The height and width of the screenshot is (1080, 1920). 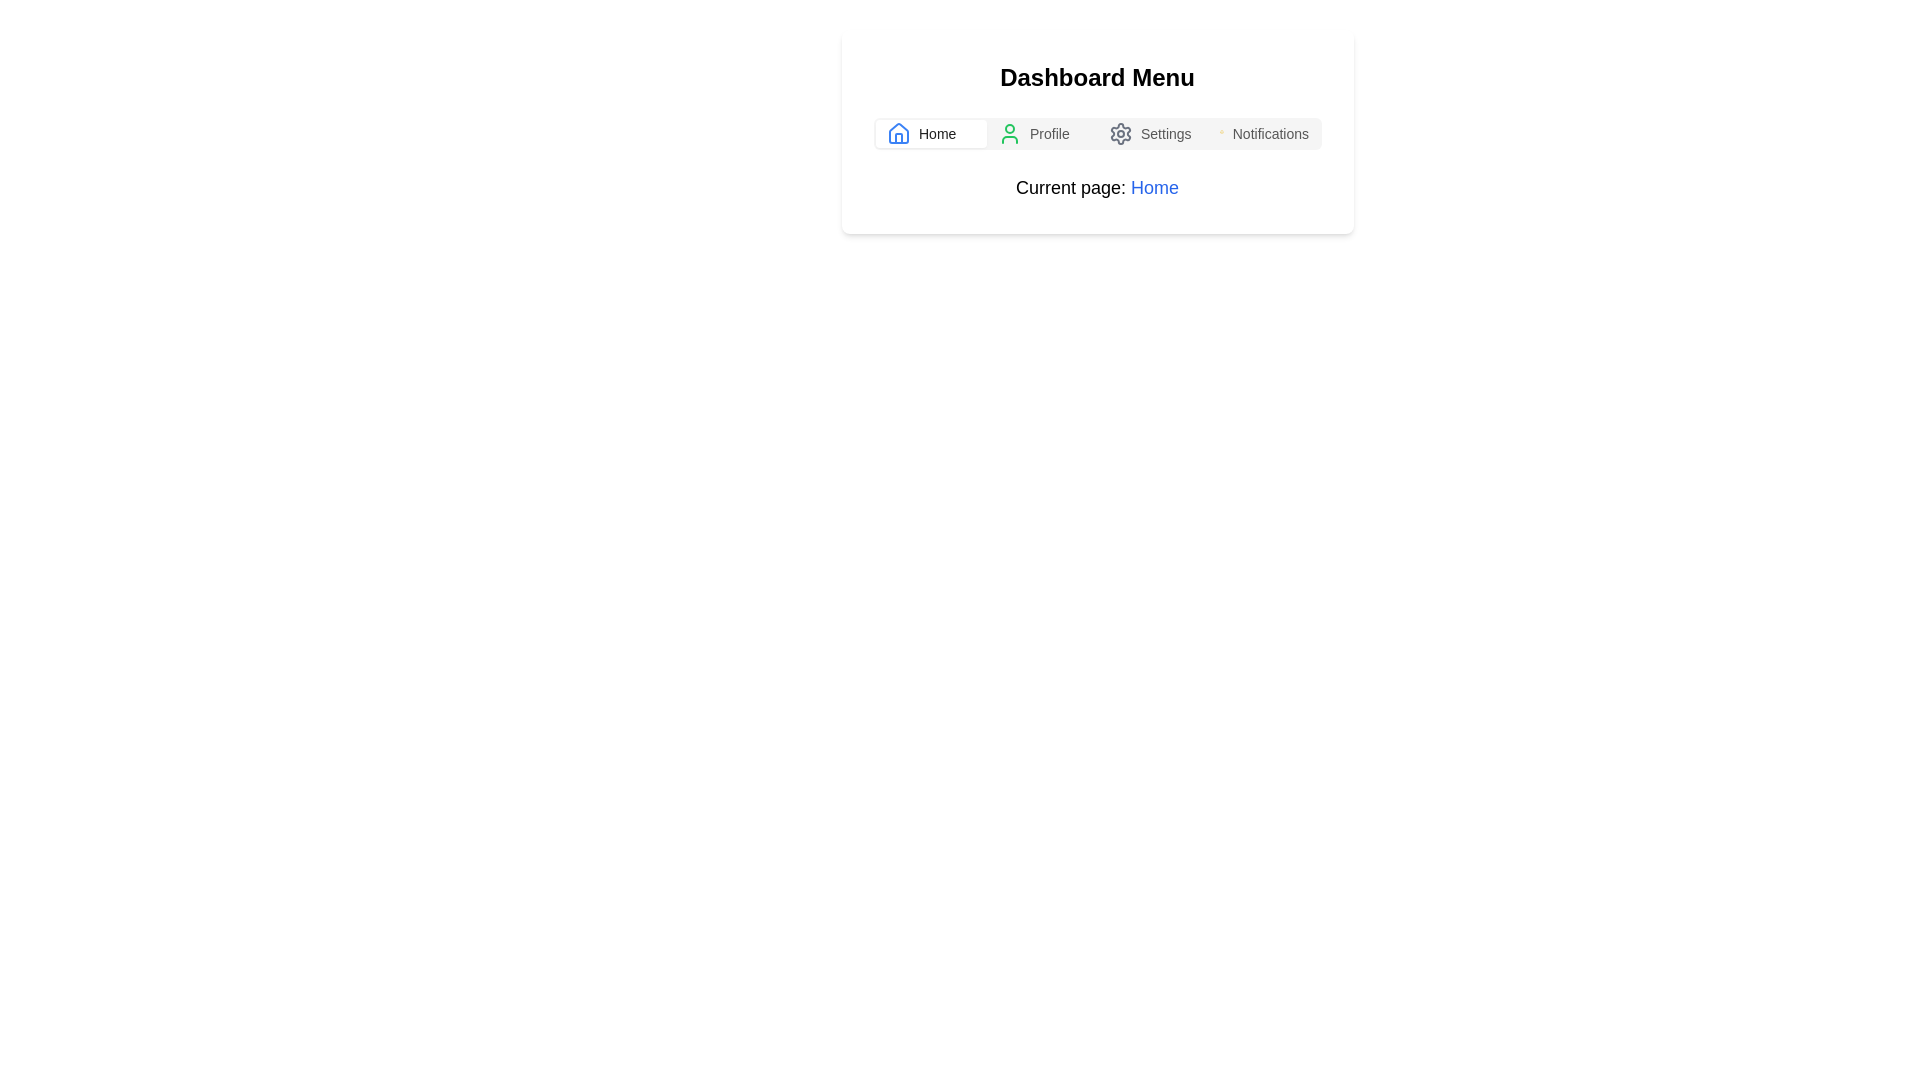 What do you see at coordinates (1040, 134) in the screenshot?
I see `the 'Profile' button with a user silhouette icon` at bounding box center [1040, 134].